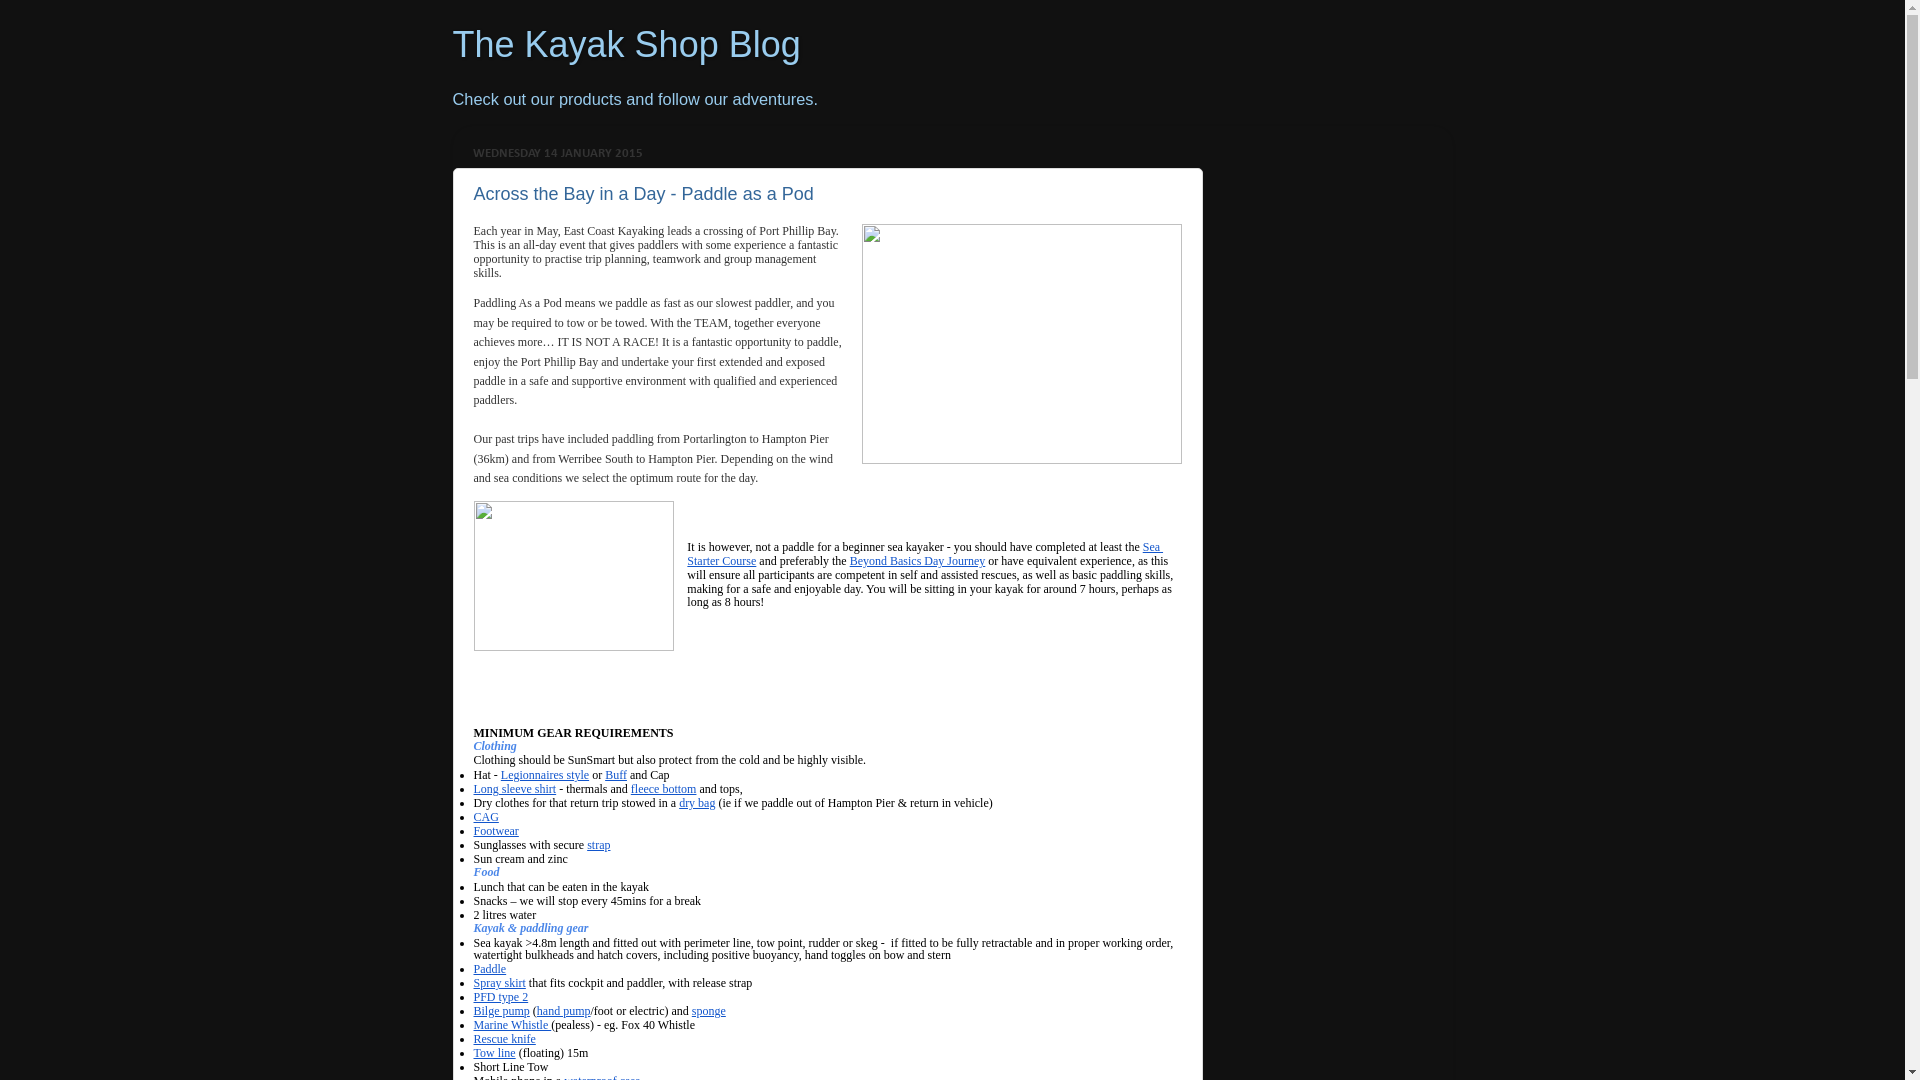  Describe the element at coordinates (486, 817) in the screenshot. I see `'CAG'` at that location.